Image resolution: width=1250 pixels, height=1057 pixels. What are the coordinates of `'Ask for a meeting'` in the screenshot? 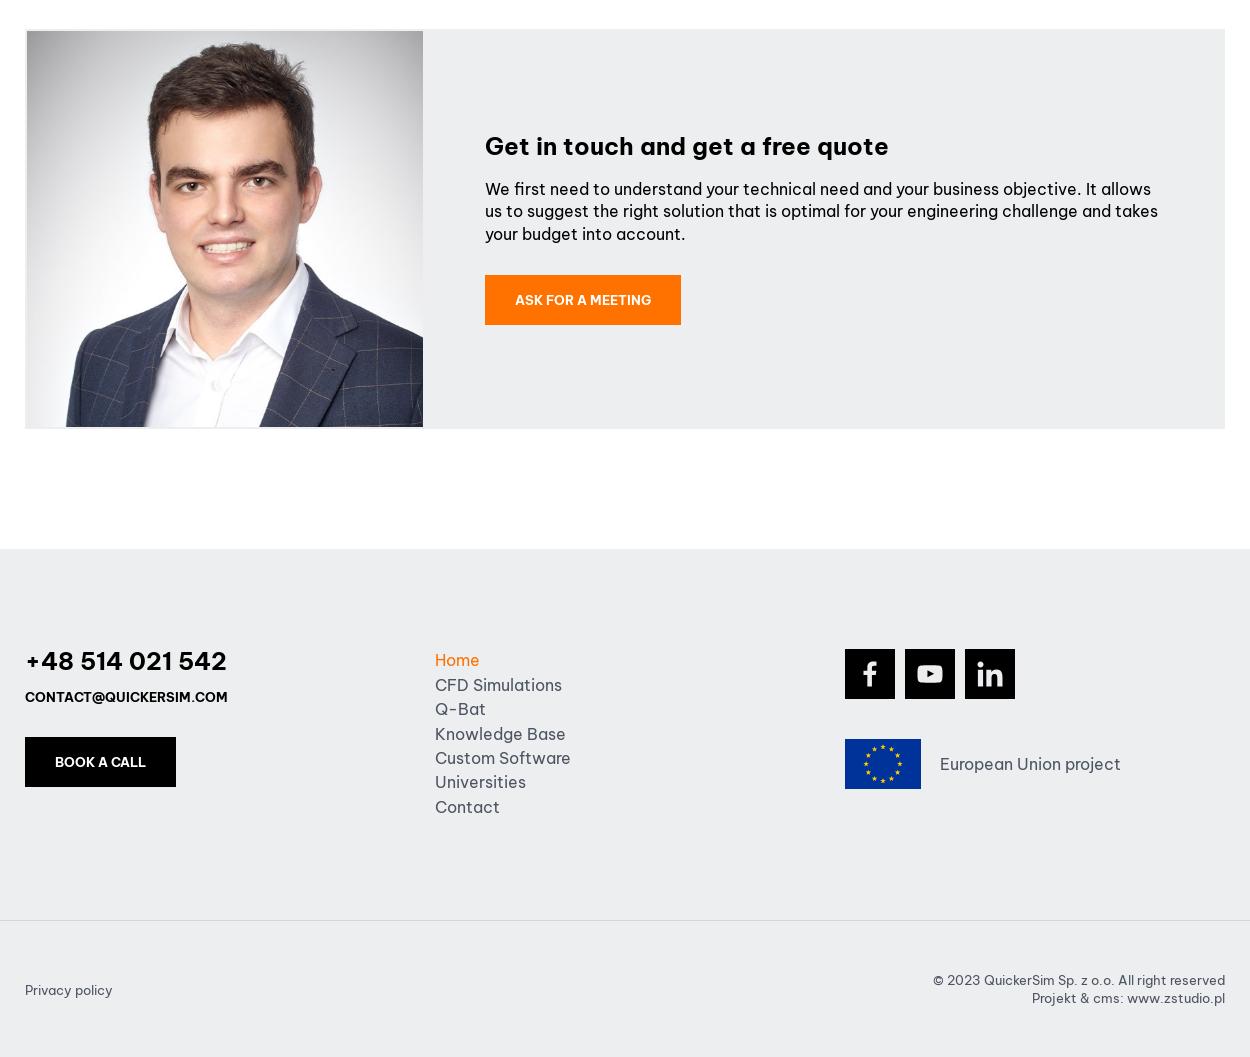 It's located at (582, 298).